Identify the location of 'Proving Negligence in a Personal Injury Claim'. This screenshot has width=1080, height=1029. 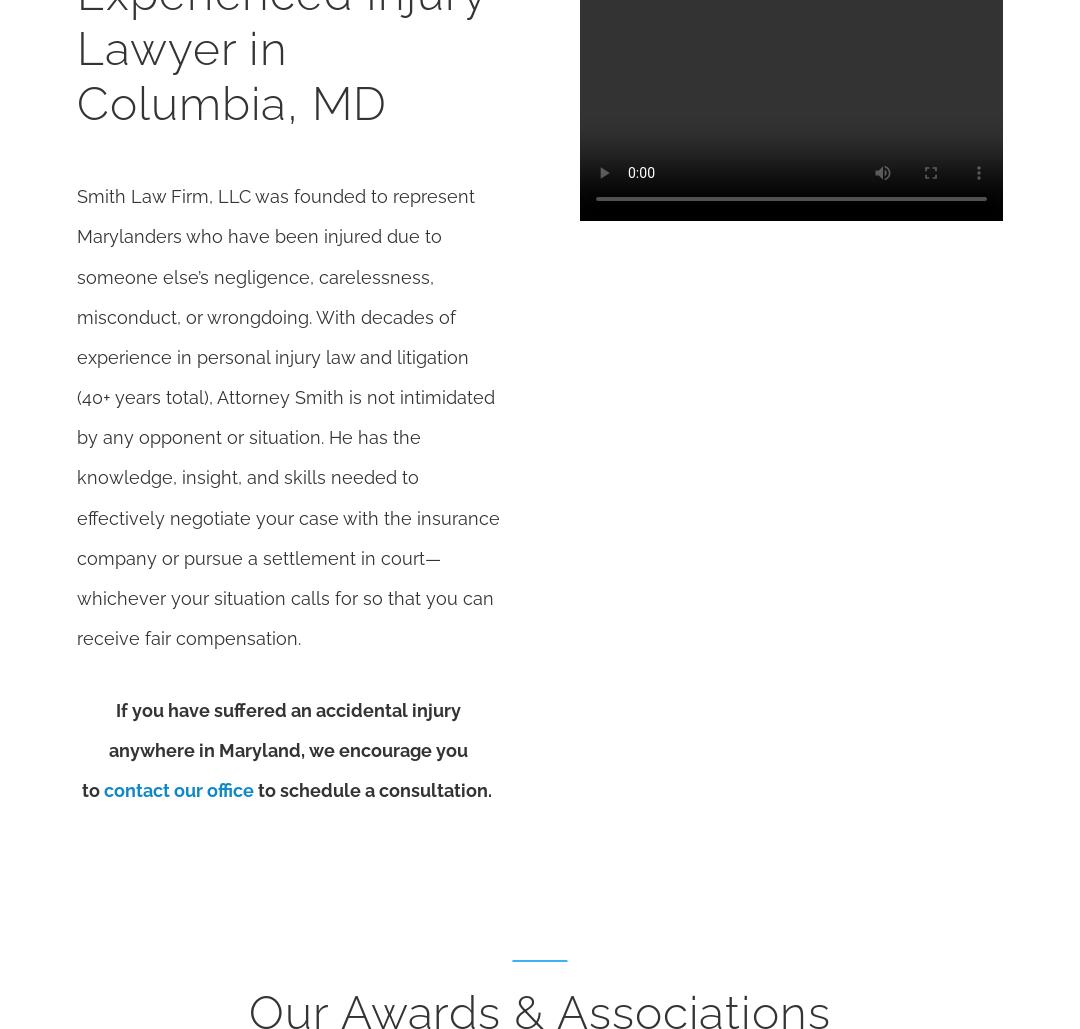
(608, 214).